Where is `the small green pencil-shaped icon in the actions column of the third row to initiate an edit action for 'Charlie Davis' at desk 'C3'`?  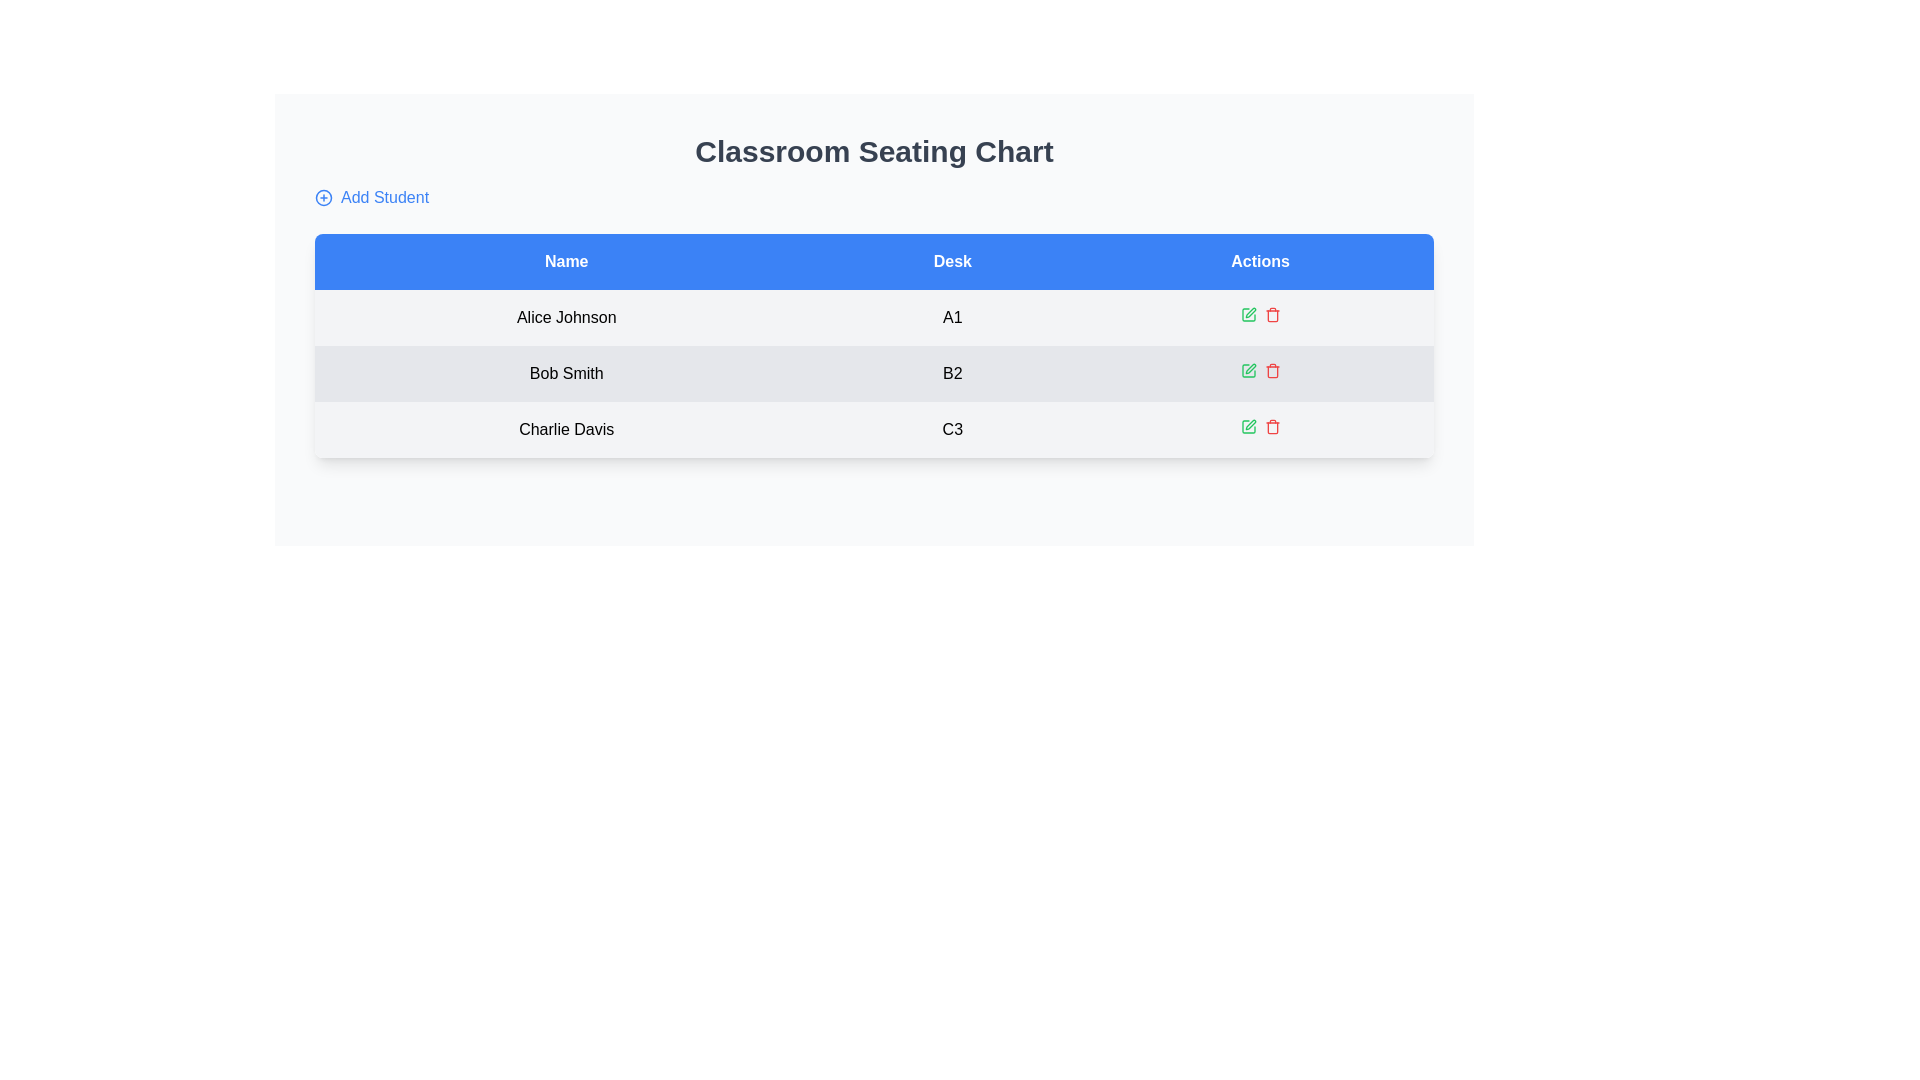
the small green pencil-shaped icon in the actions column of the third row to initiate an edit action for 'Charlie Davis' at desk 'C3' is located at coordinates (1248, 423).